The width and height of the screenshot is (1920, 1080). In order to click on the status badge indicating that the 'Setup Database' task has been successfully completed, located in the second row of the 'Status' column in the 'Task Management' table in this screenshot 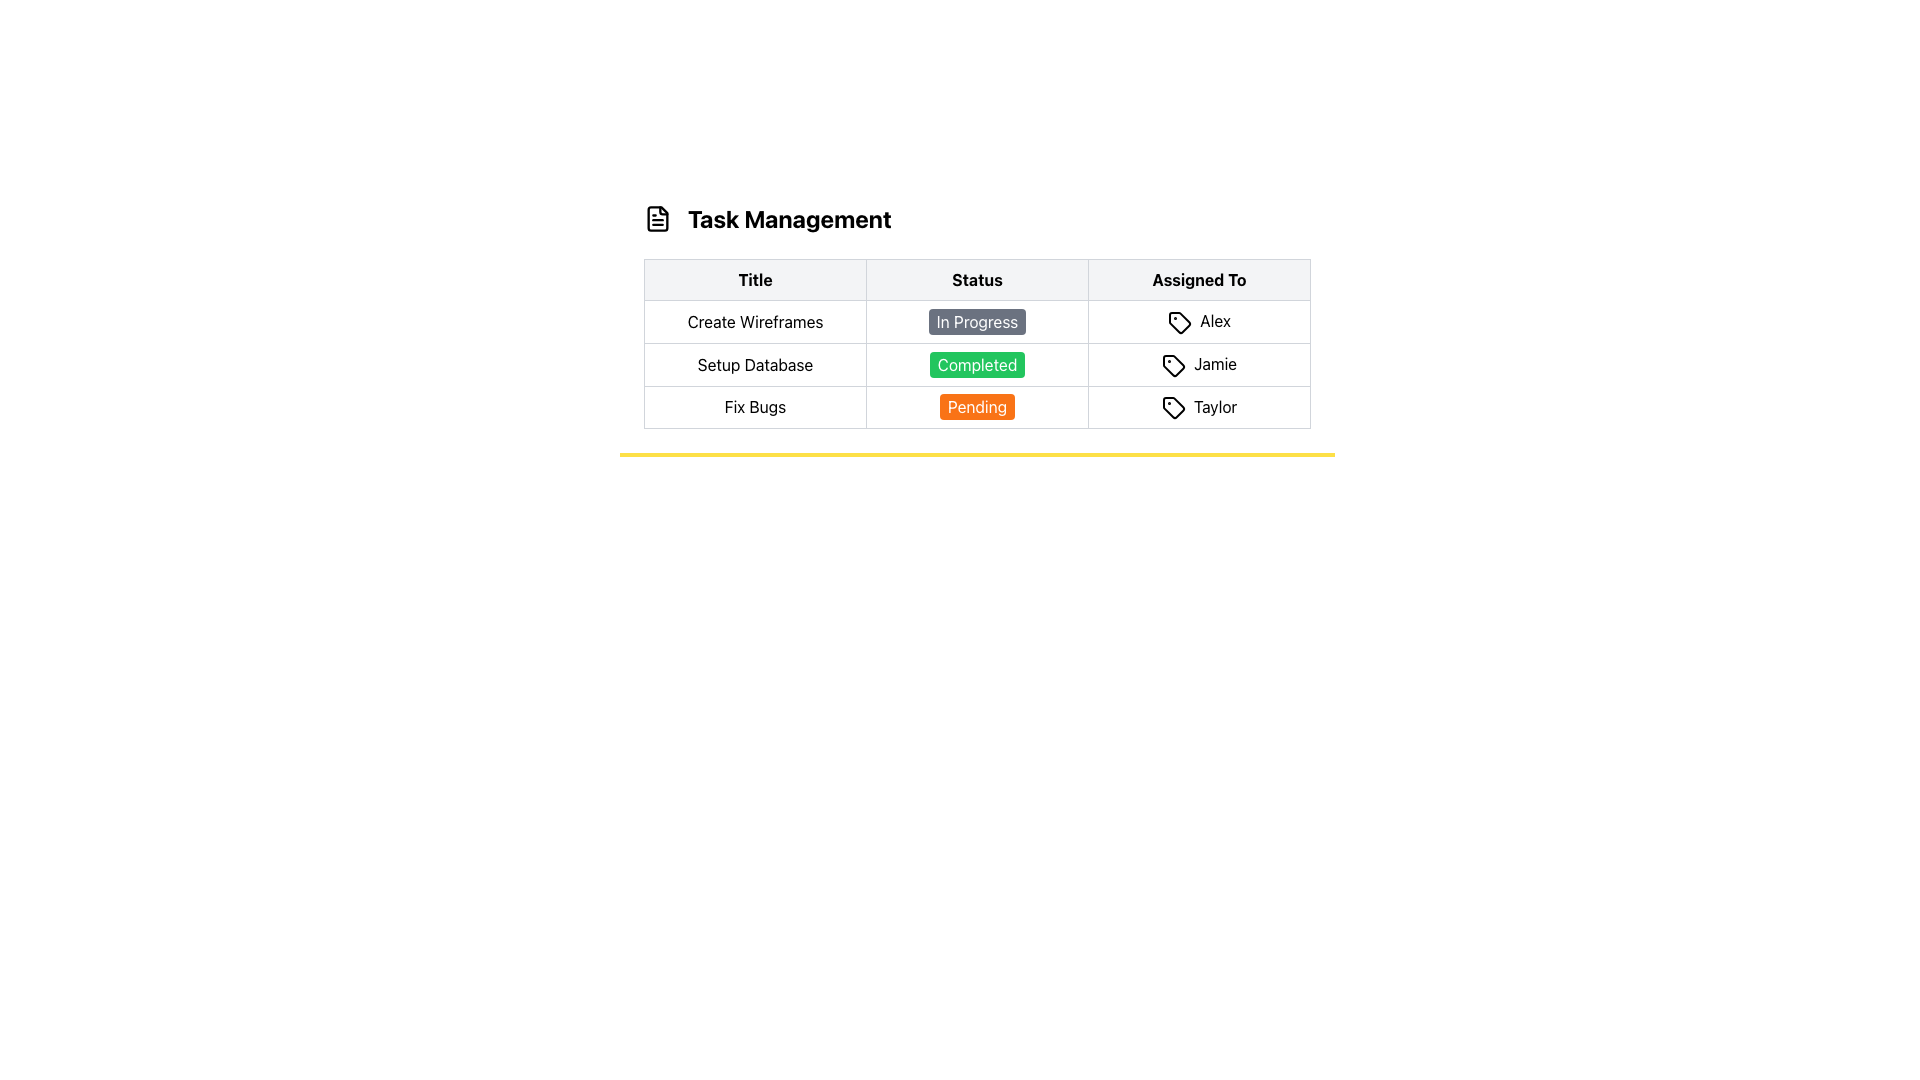, I will do `click(977, 364)`.